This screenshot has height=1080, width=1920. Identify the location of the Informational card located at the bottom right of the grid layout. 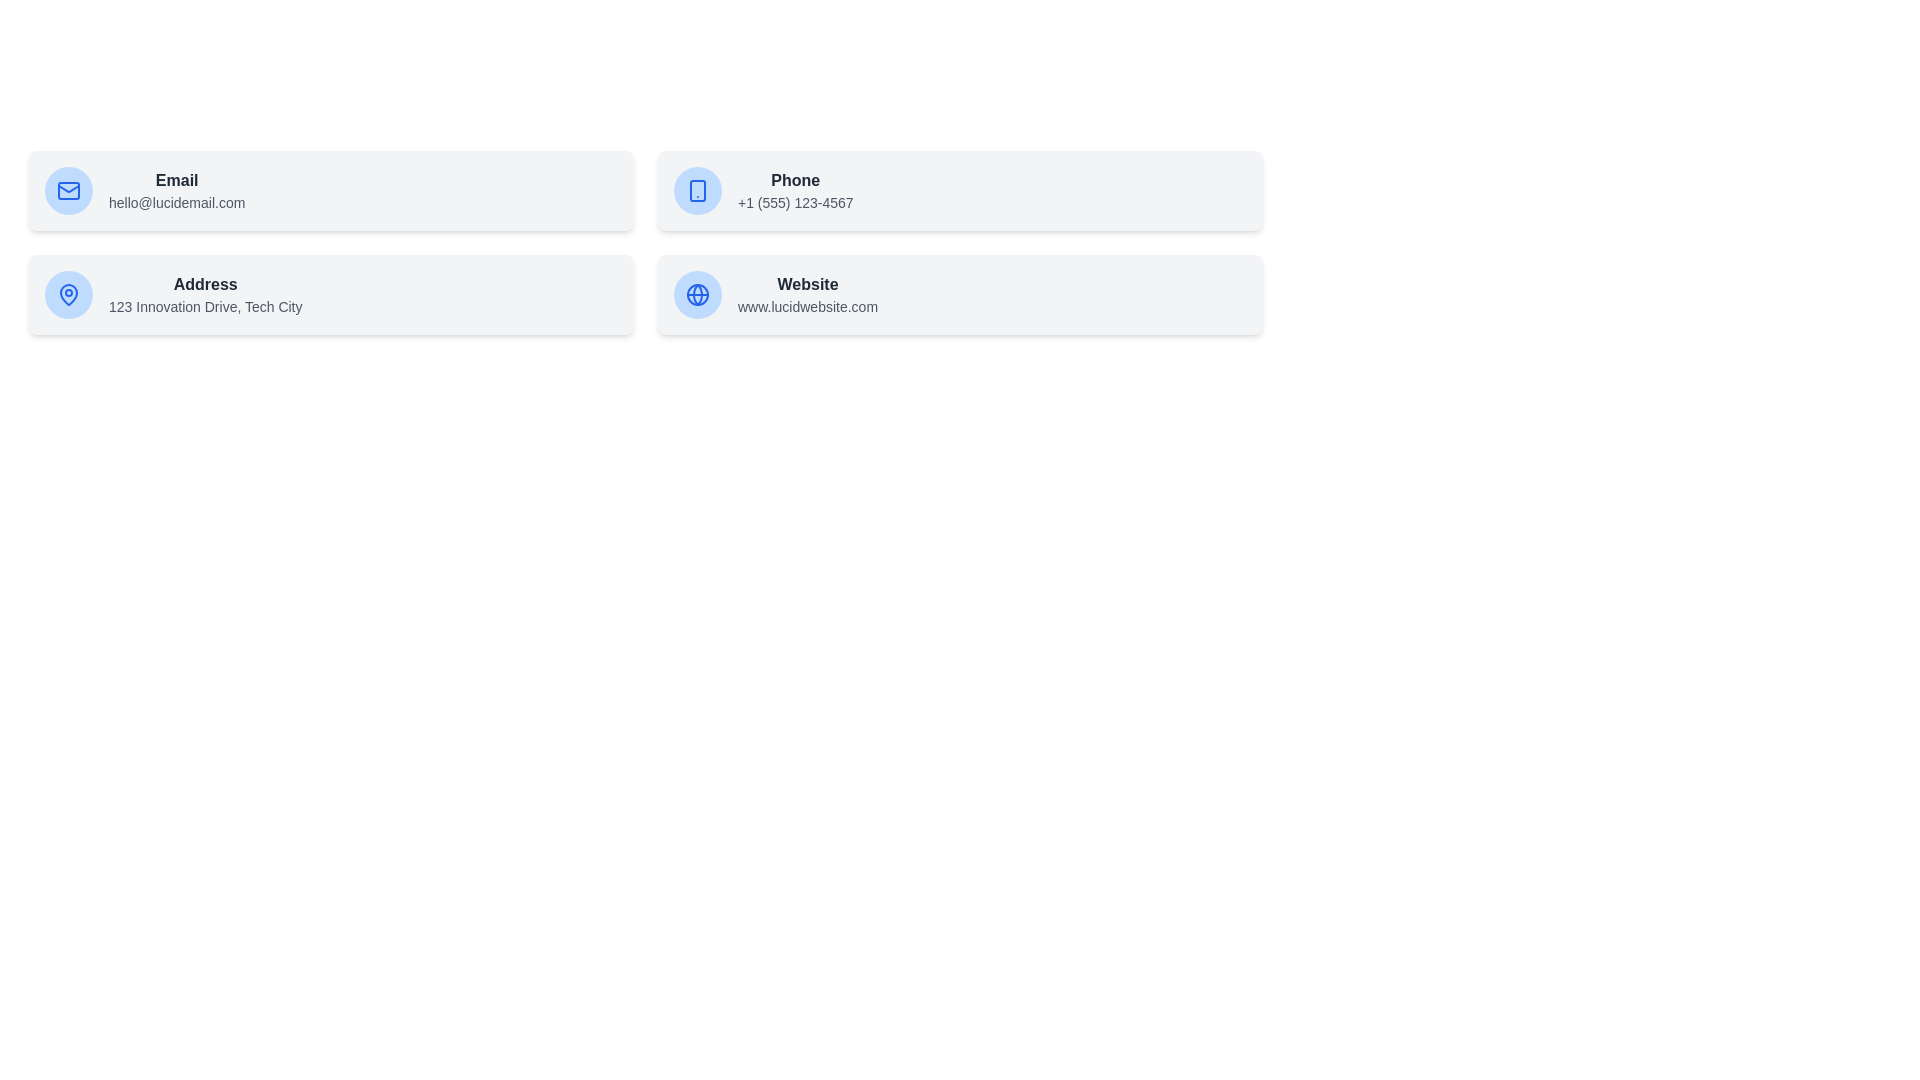
(960, 294).